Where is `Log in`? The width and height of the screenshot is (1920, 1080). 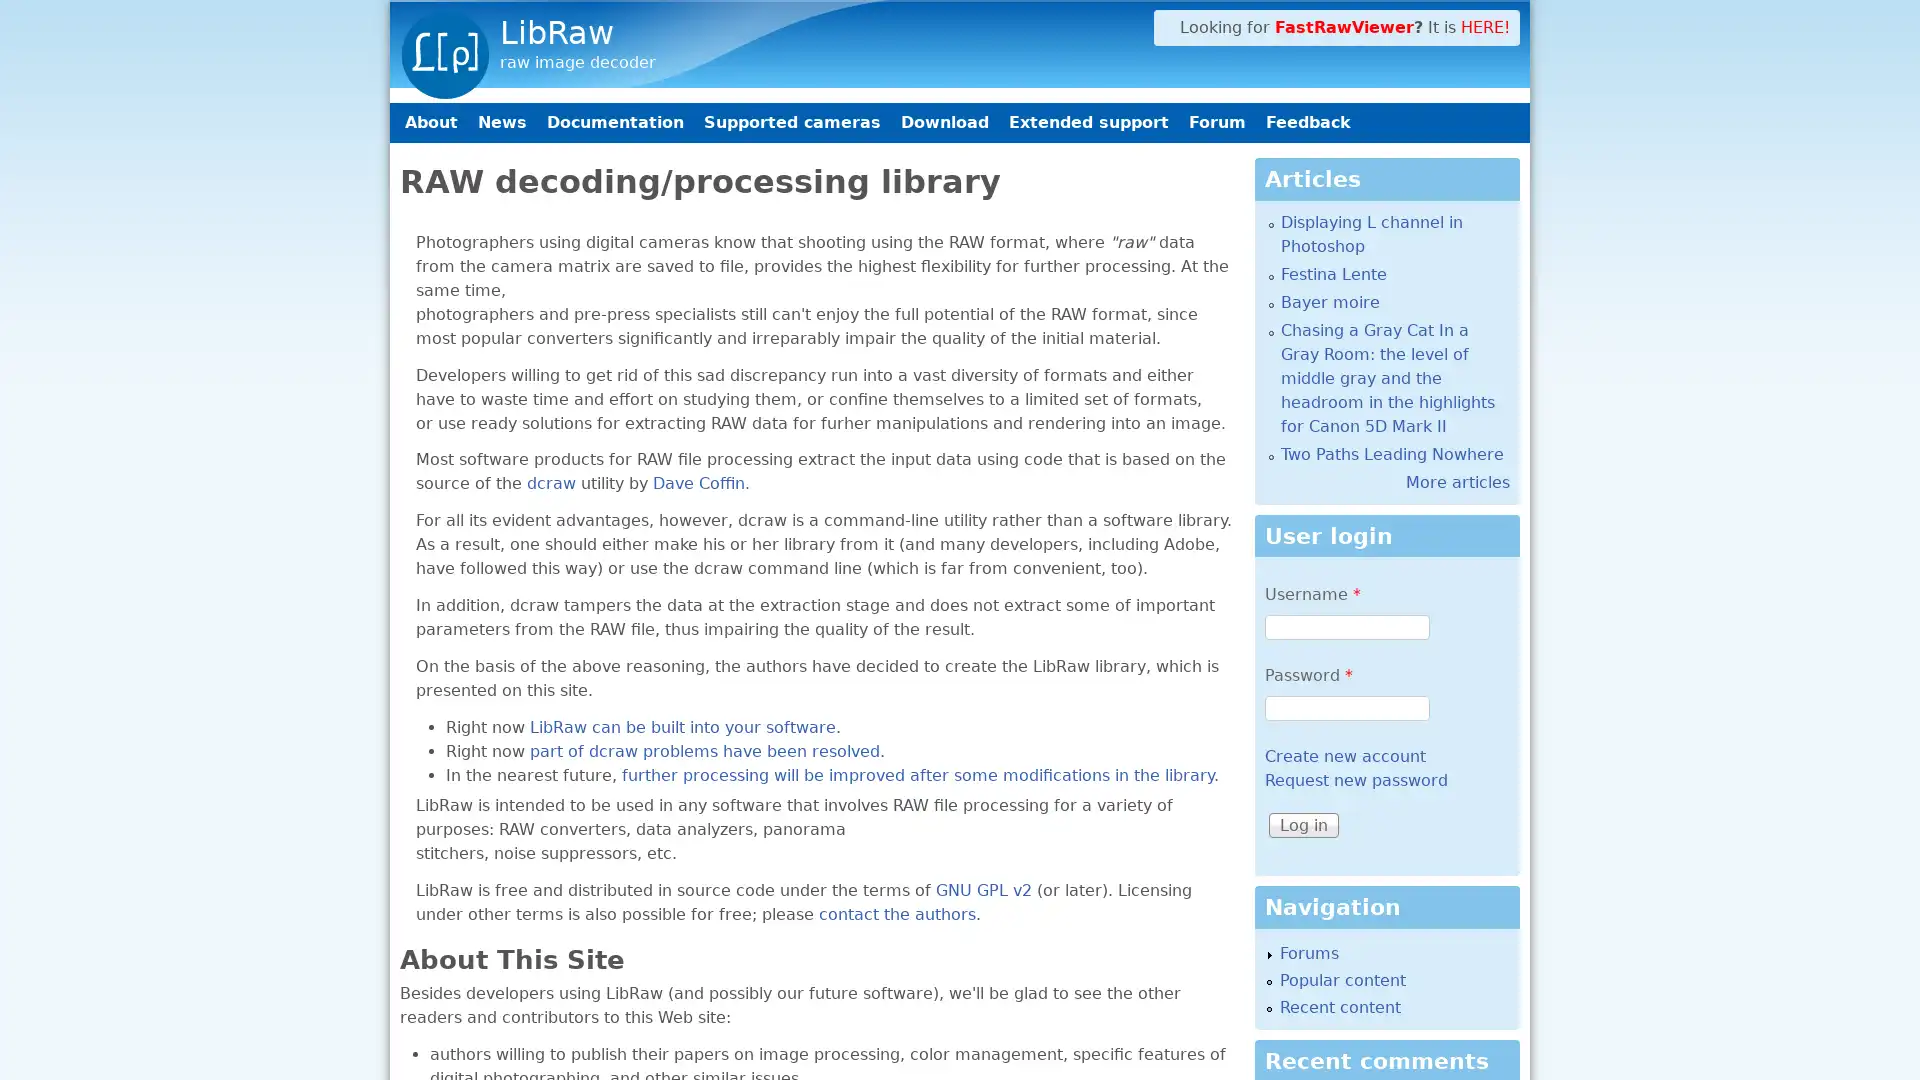 Log in is located at coordinates (1304, 825).